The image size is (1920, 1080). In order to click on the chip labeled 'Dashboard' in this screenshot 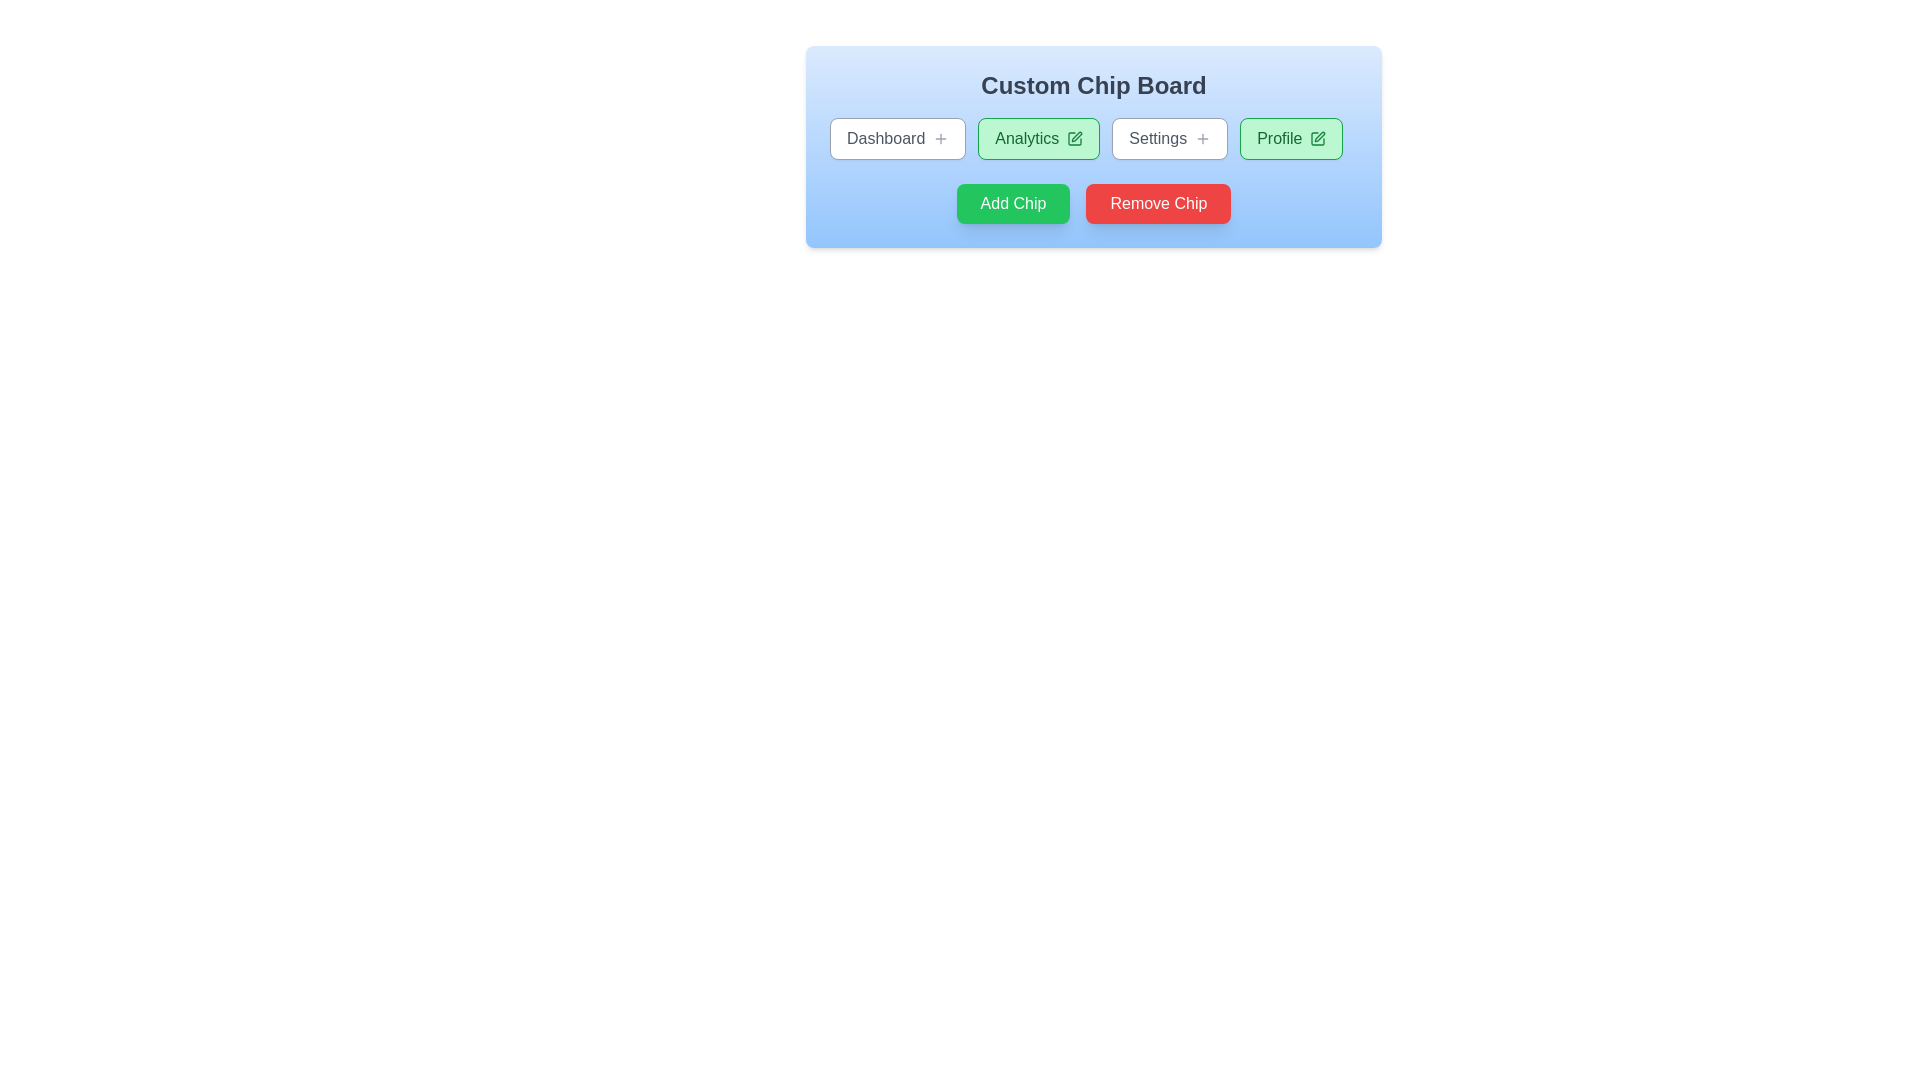, I will do `click(896, 137)`.